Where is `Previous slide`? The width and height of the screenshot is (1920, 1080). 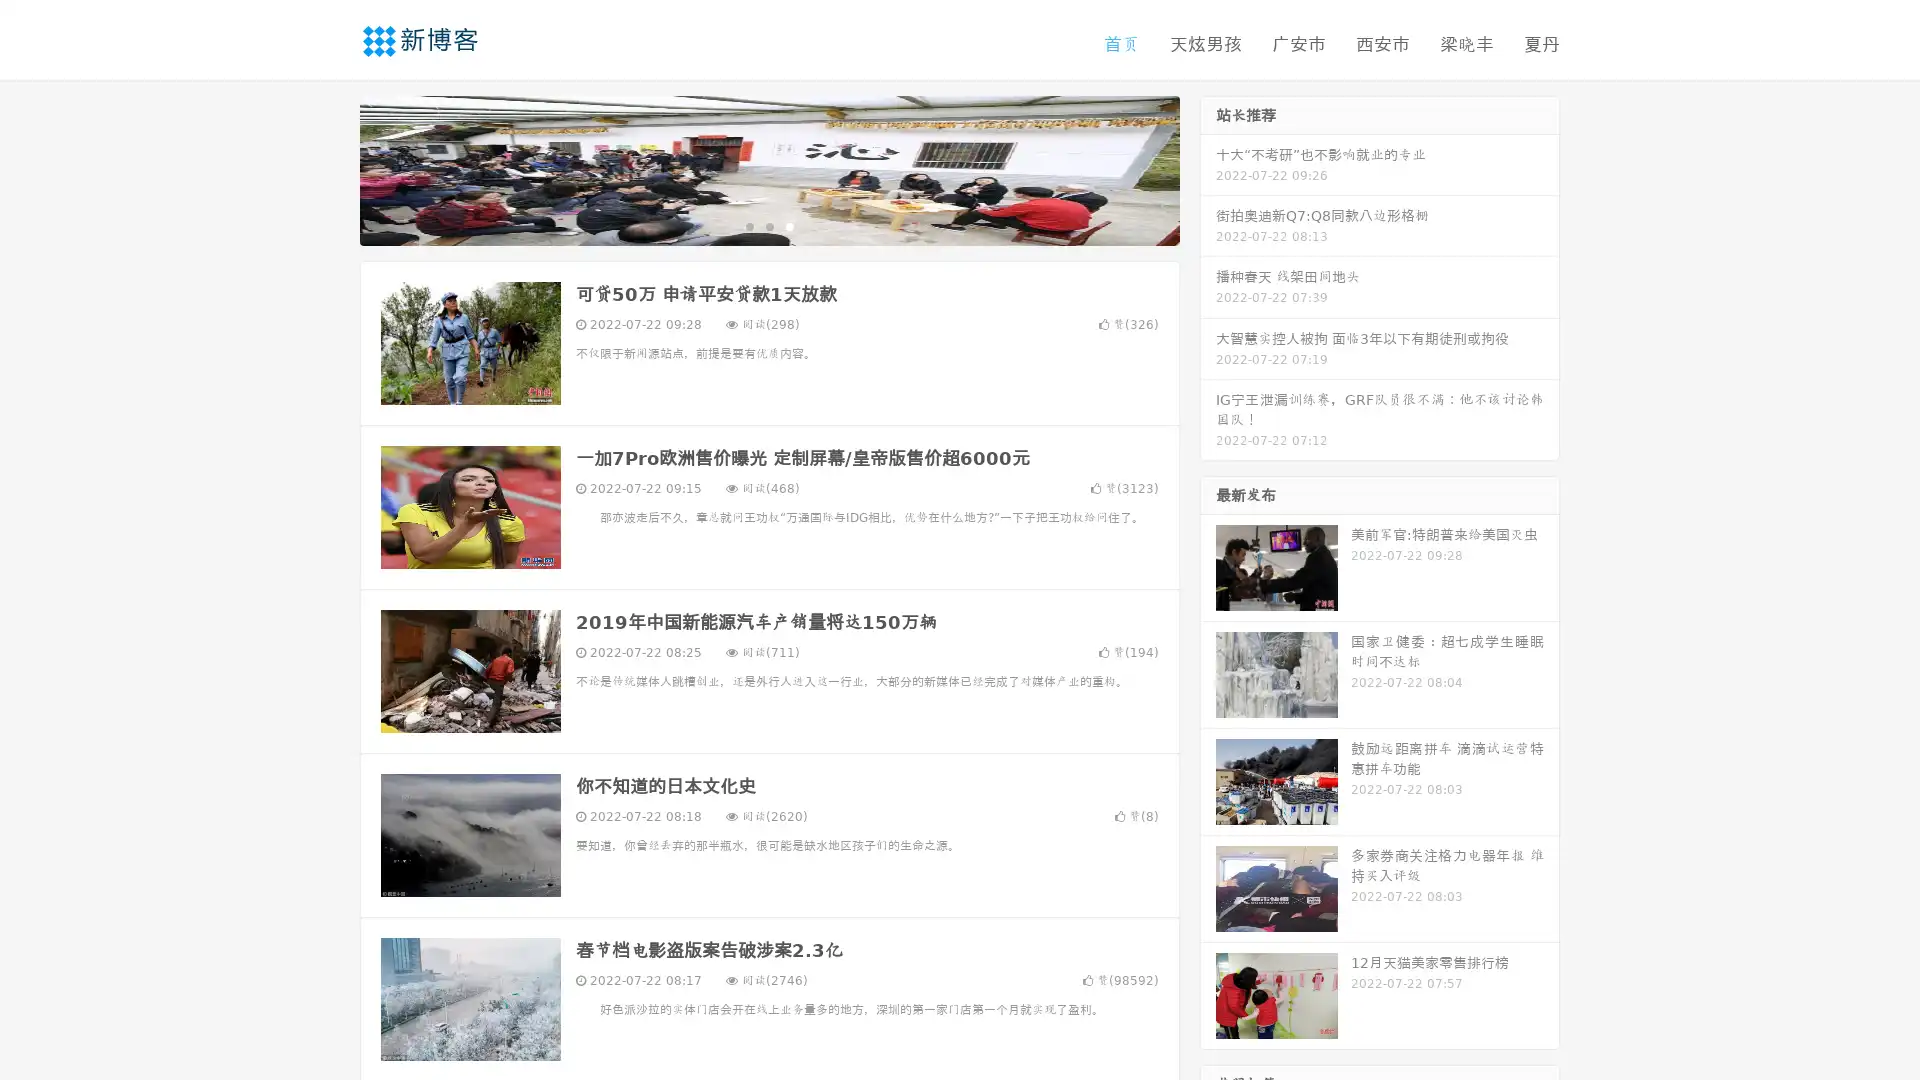
Previous slide is located at coordinates (330, 168).